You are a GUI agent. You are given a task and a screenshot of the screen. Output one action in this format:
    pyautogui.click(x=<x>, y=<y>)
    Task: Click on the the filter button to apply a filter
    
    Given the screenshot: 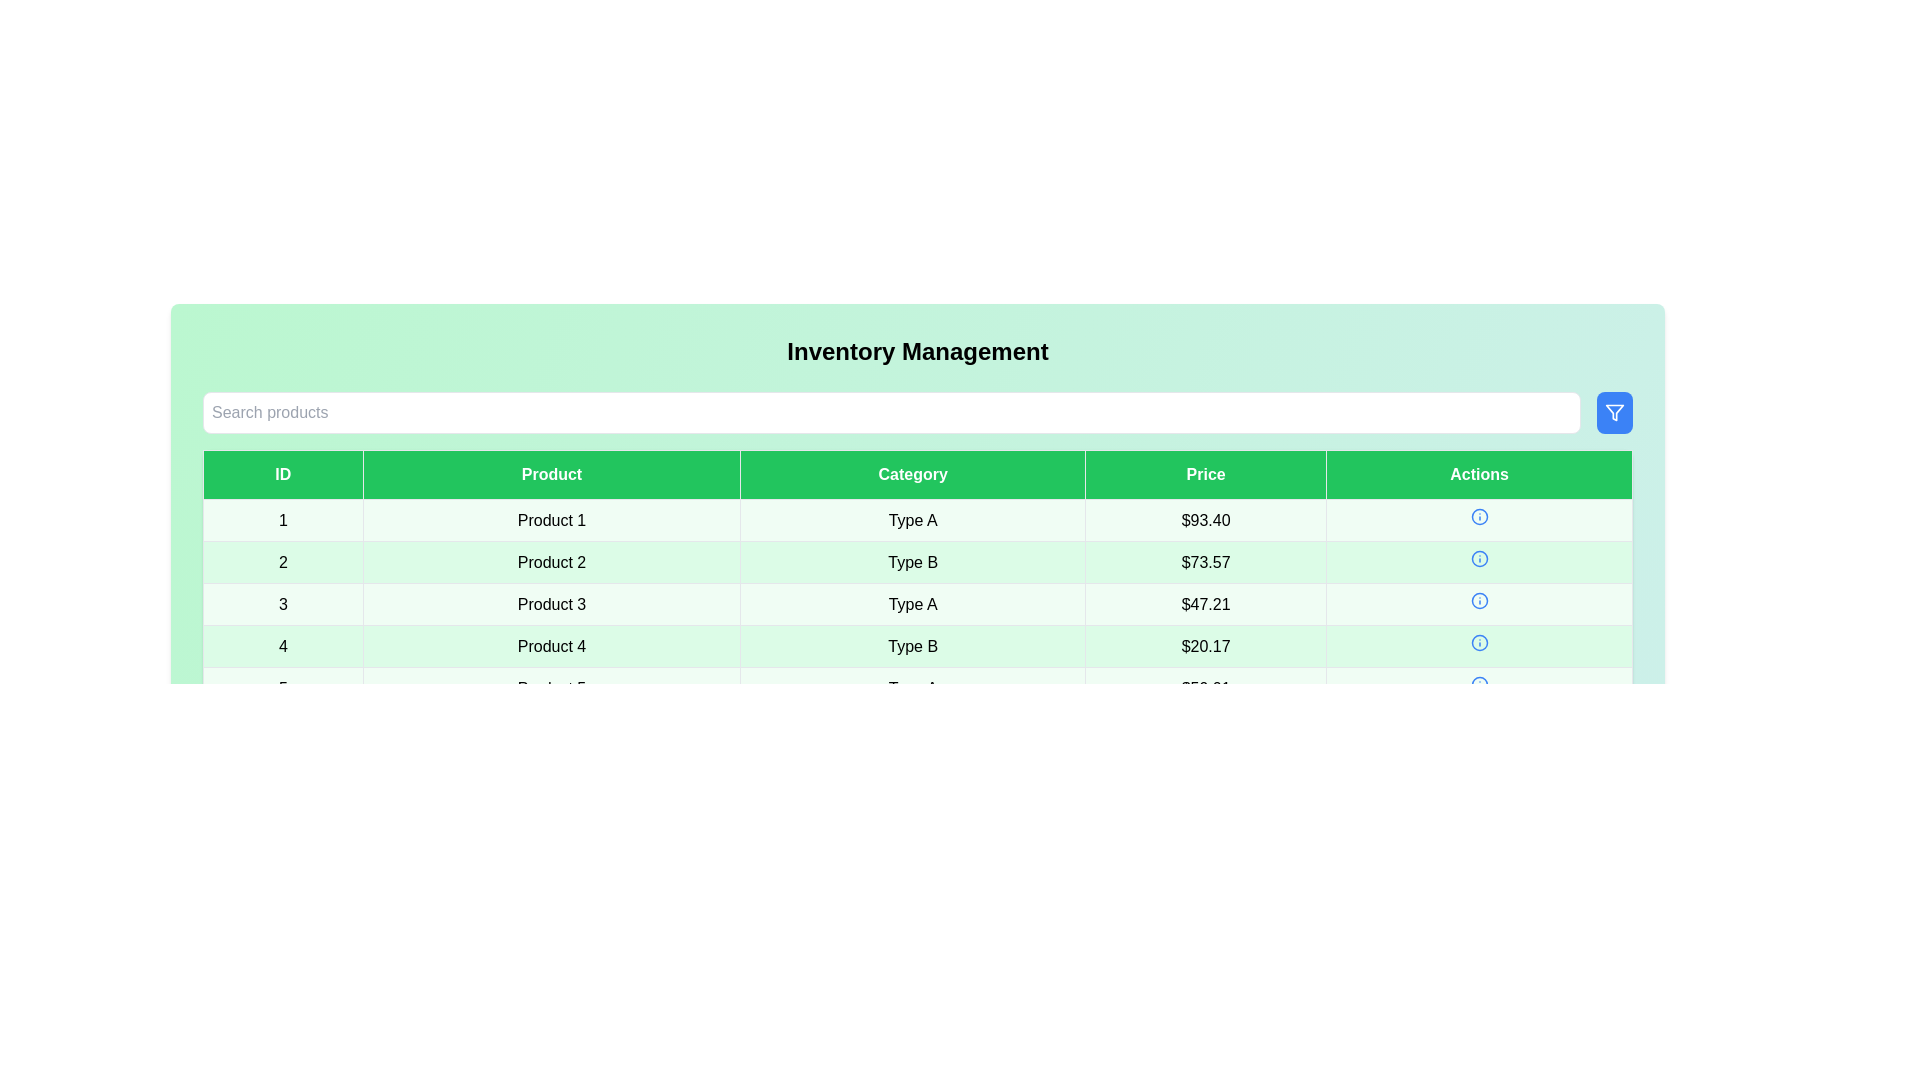 What is the action you would take?
    pyautogui.click(x=1614, y=411)
    